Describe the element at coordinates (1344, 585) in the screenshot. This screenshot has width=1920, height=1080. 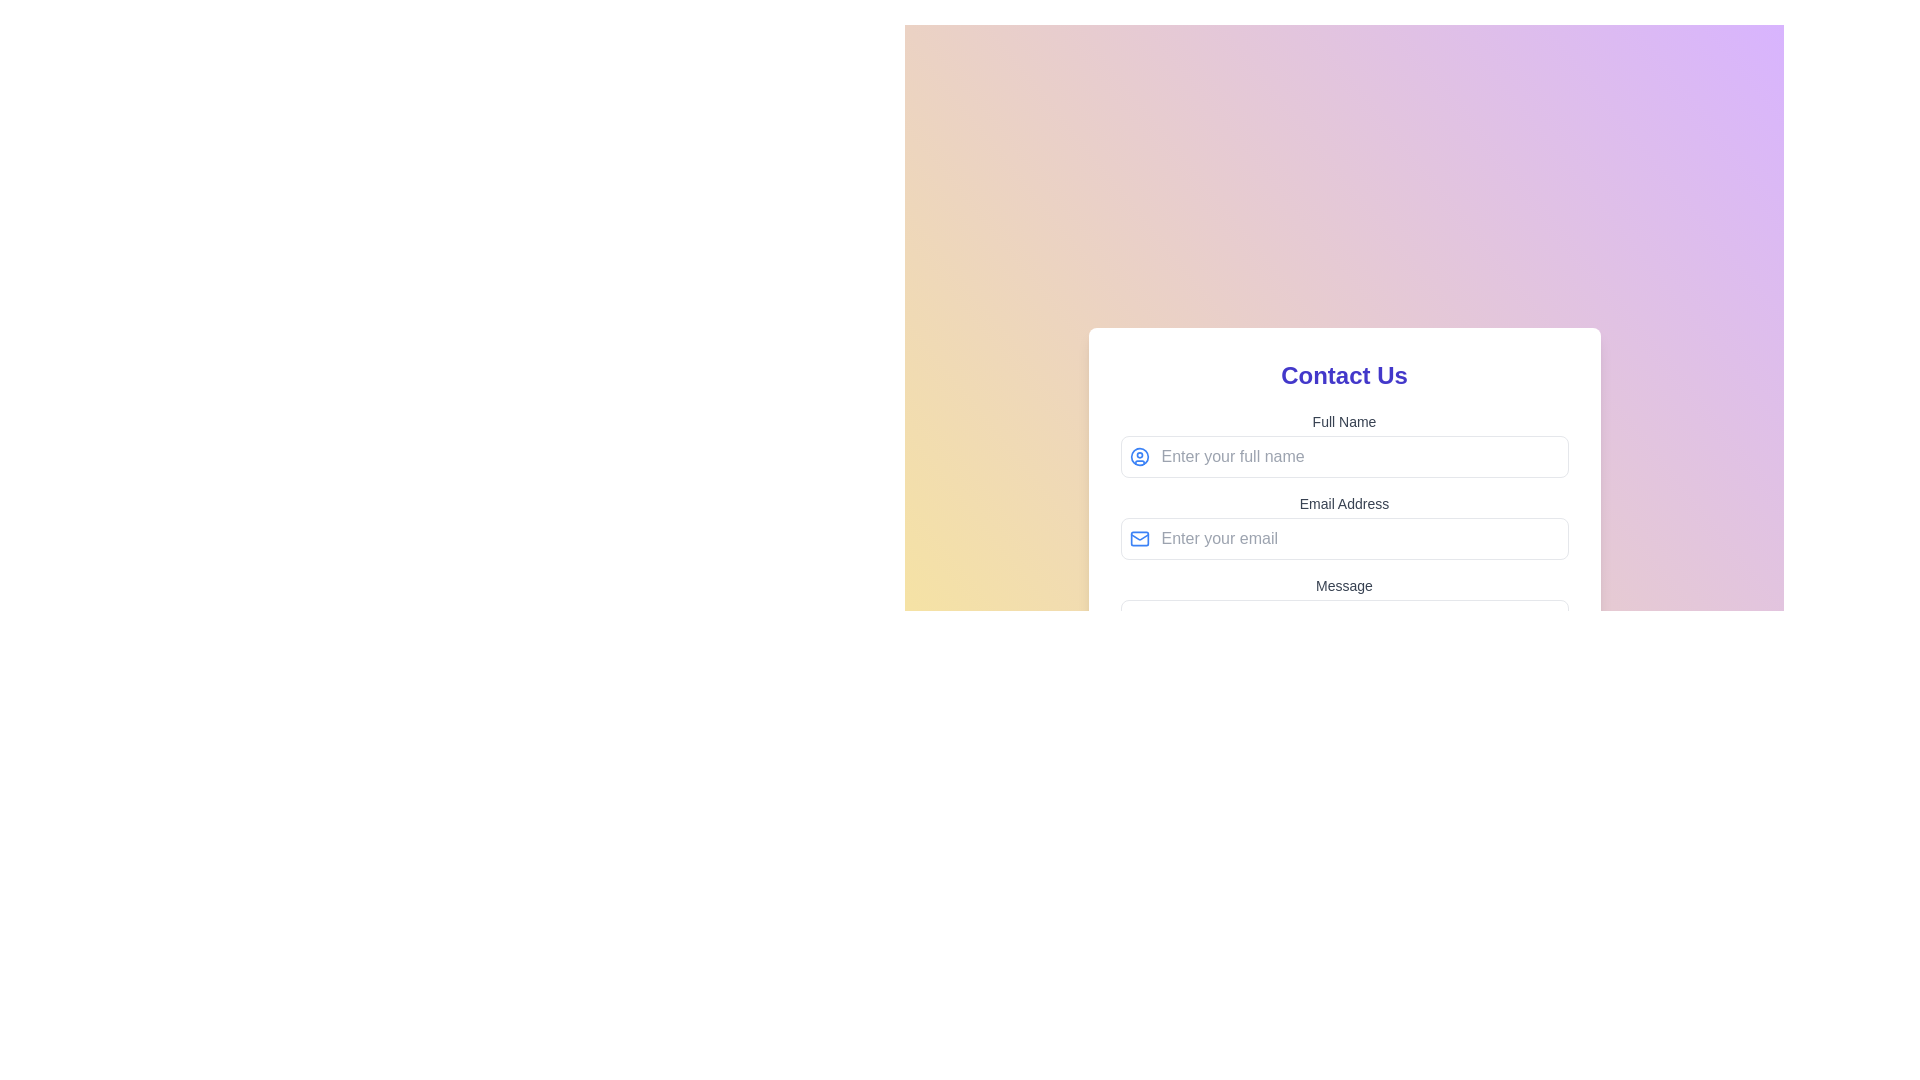
I see `the text label that provides clarity and guidance for the message input area, located just above the 'Message' text input box` at that location.